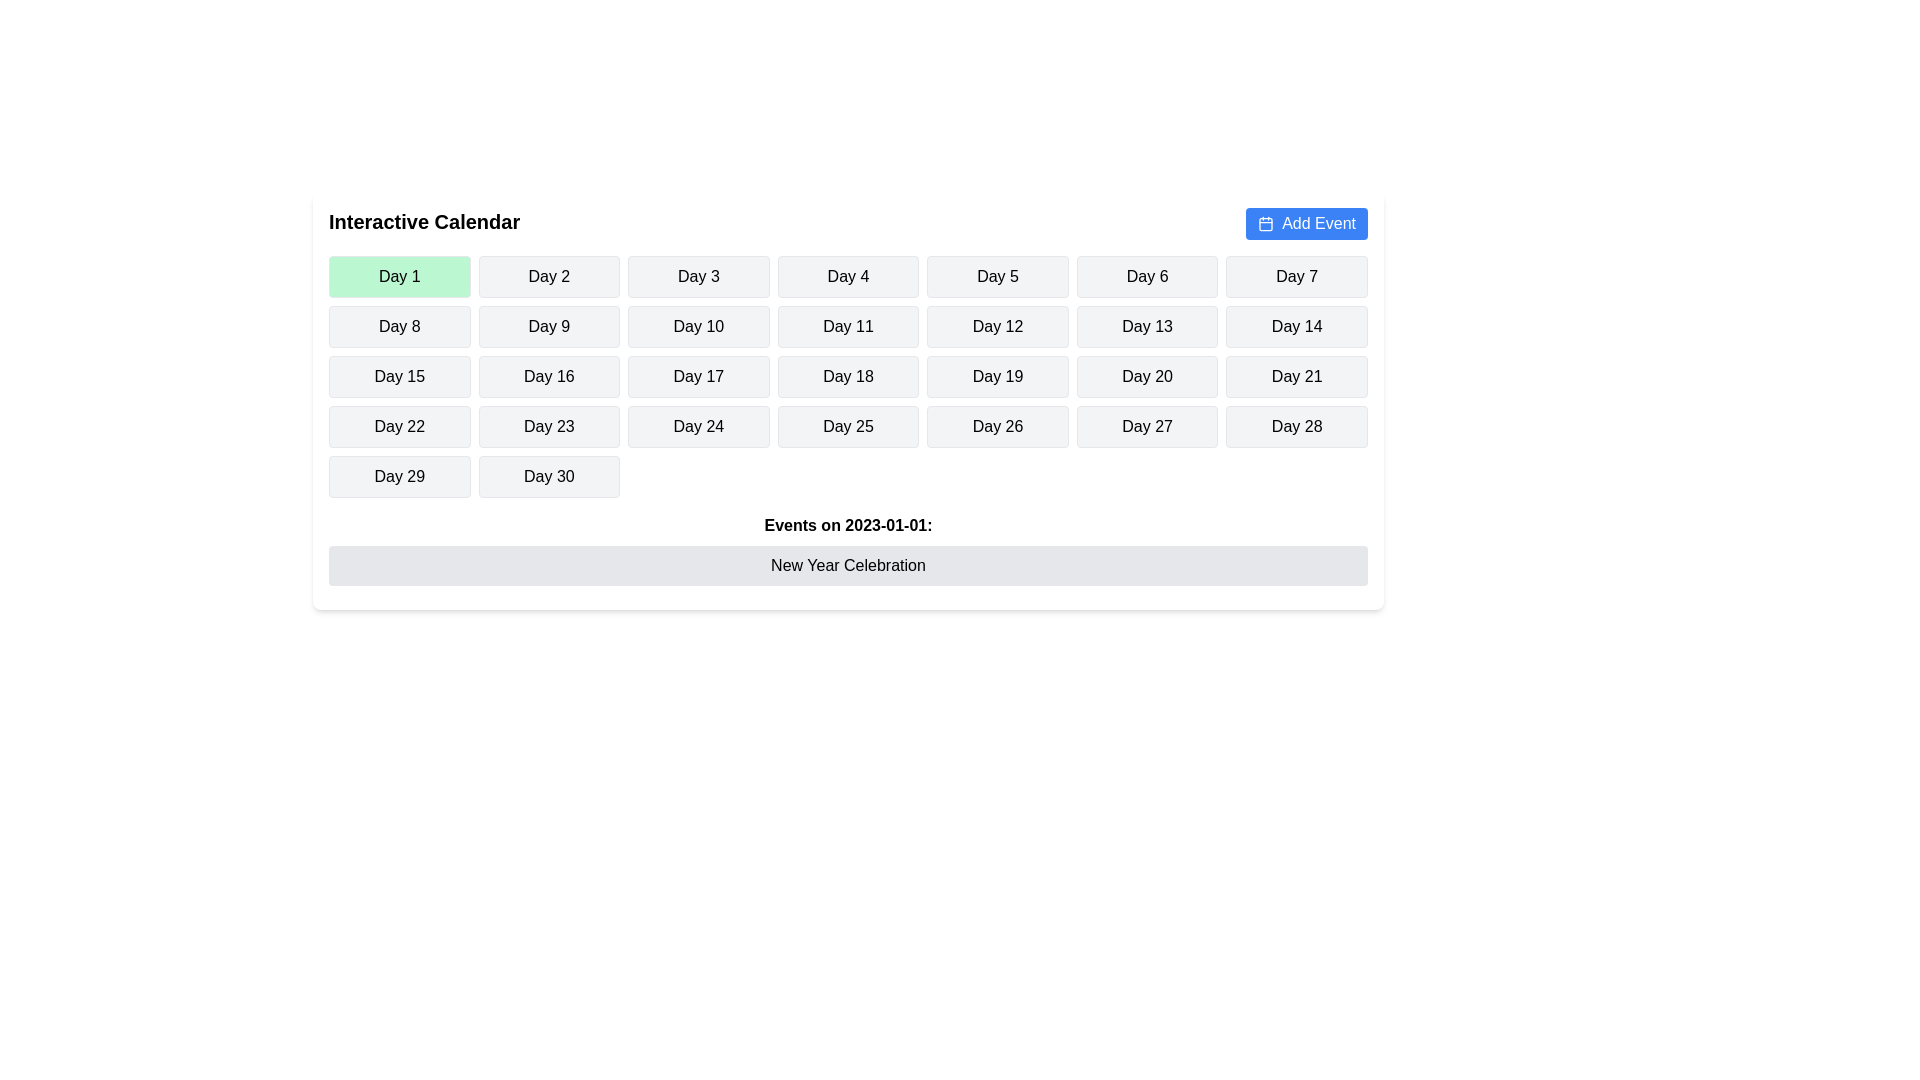  What do you see at coordinates (1297, 326) in the screenshot?
I see `the rectangular button labeled 'Day 14'` at bounding box center [1297, 326].